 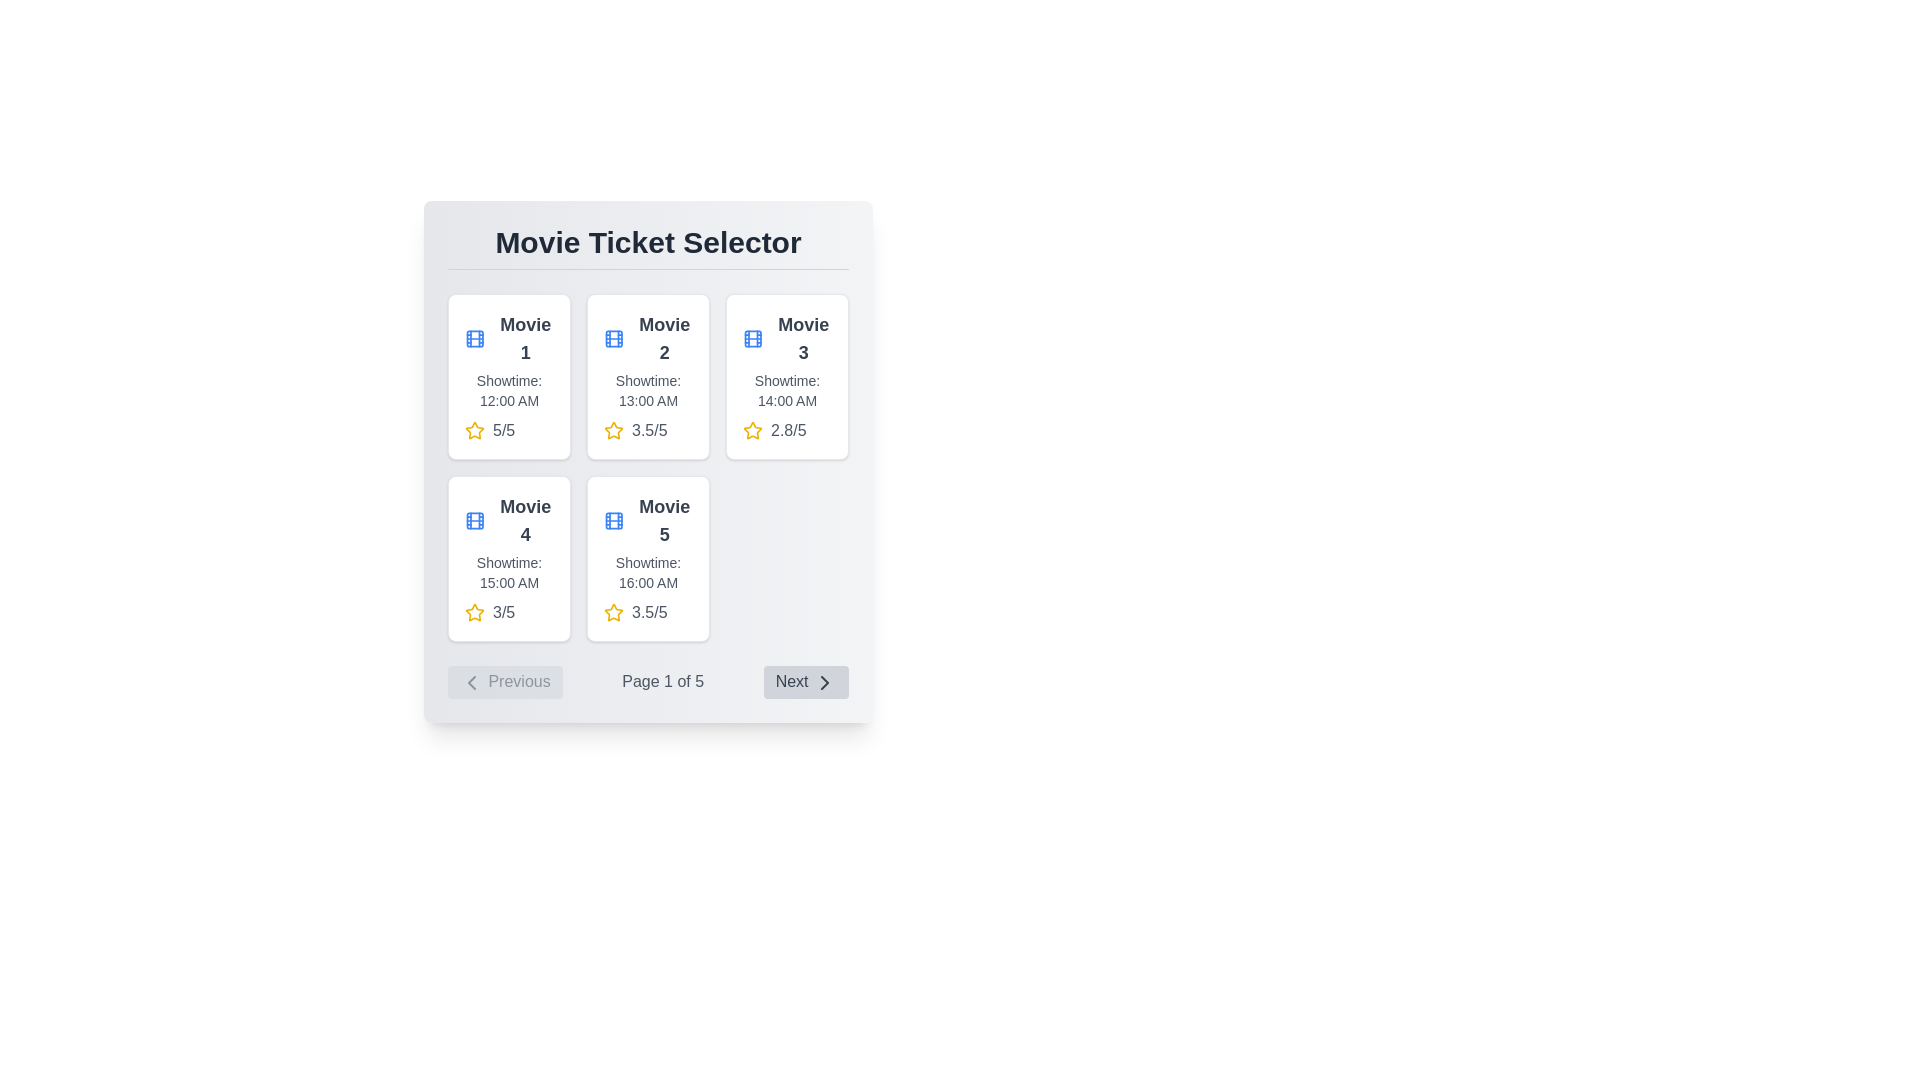 What do you see at coordinates (504, 430) in the screenshot?
I see `the rating text '5/5' displayed in gray font, located within the first movie card adjacent to a yellow star icon` at bounding box center [504, 430].